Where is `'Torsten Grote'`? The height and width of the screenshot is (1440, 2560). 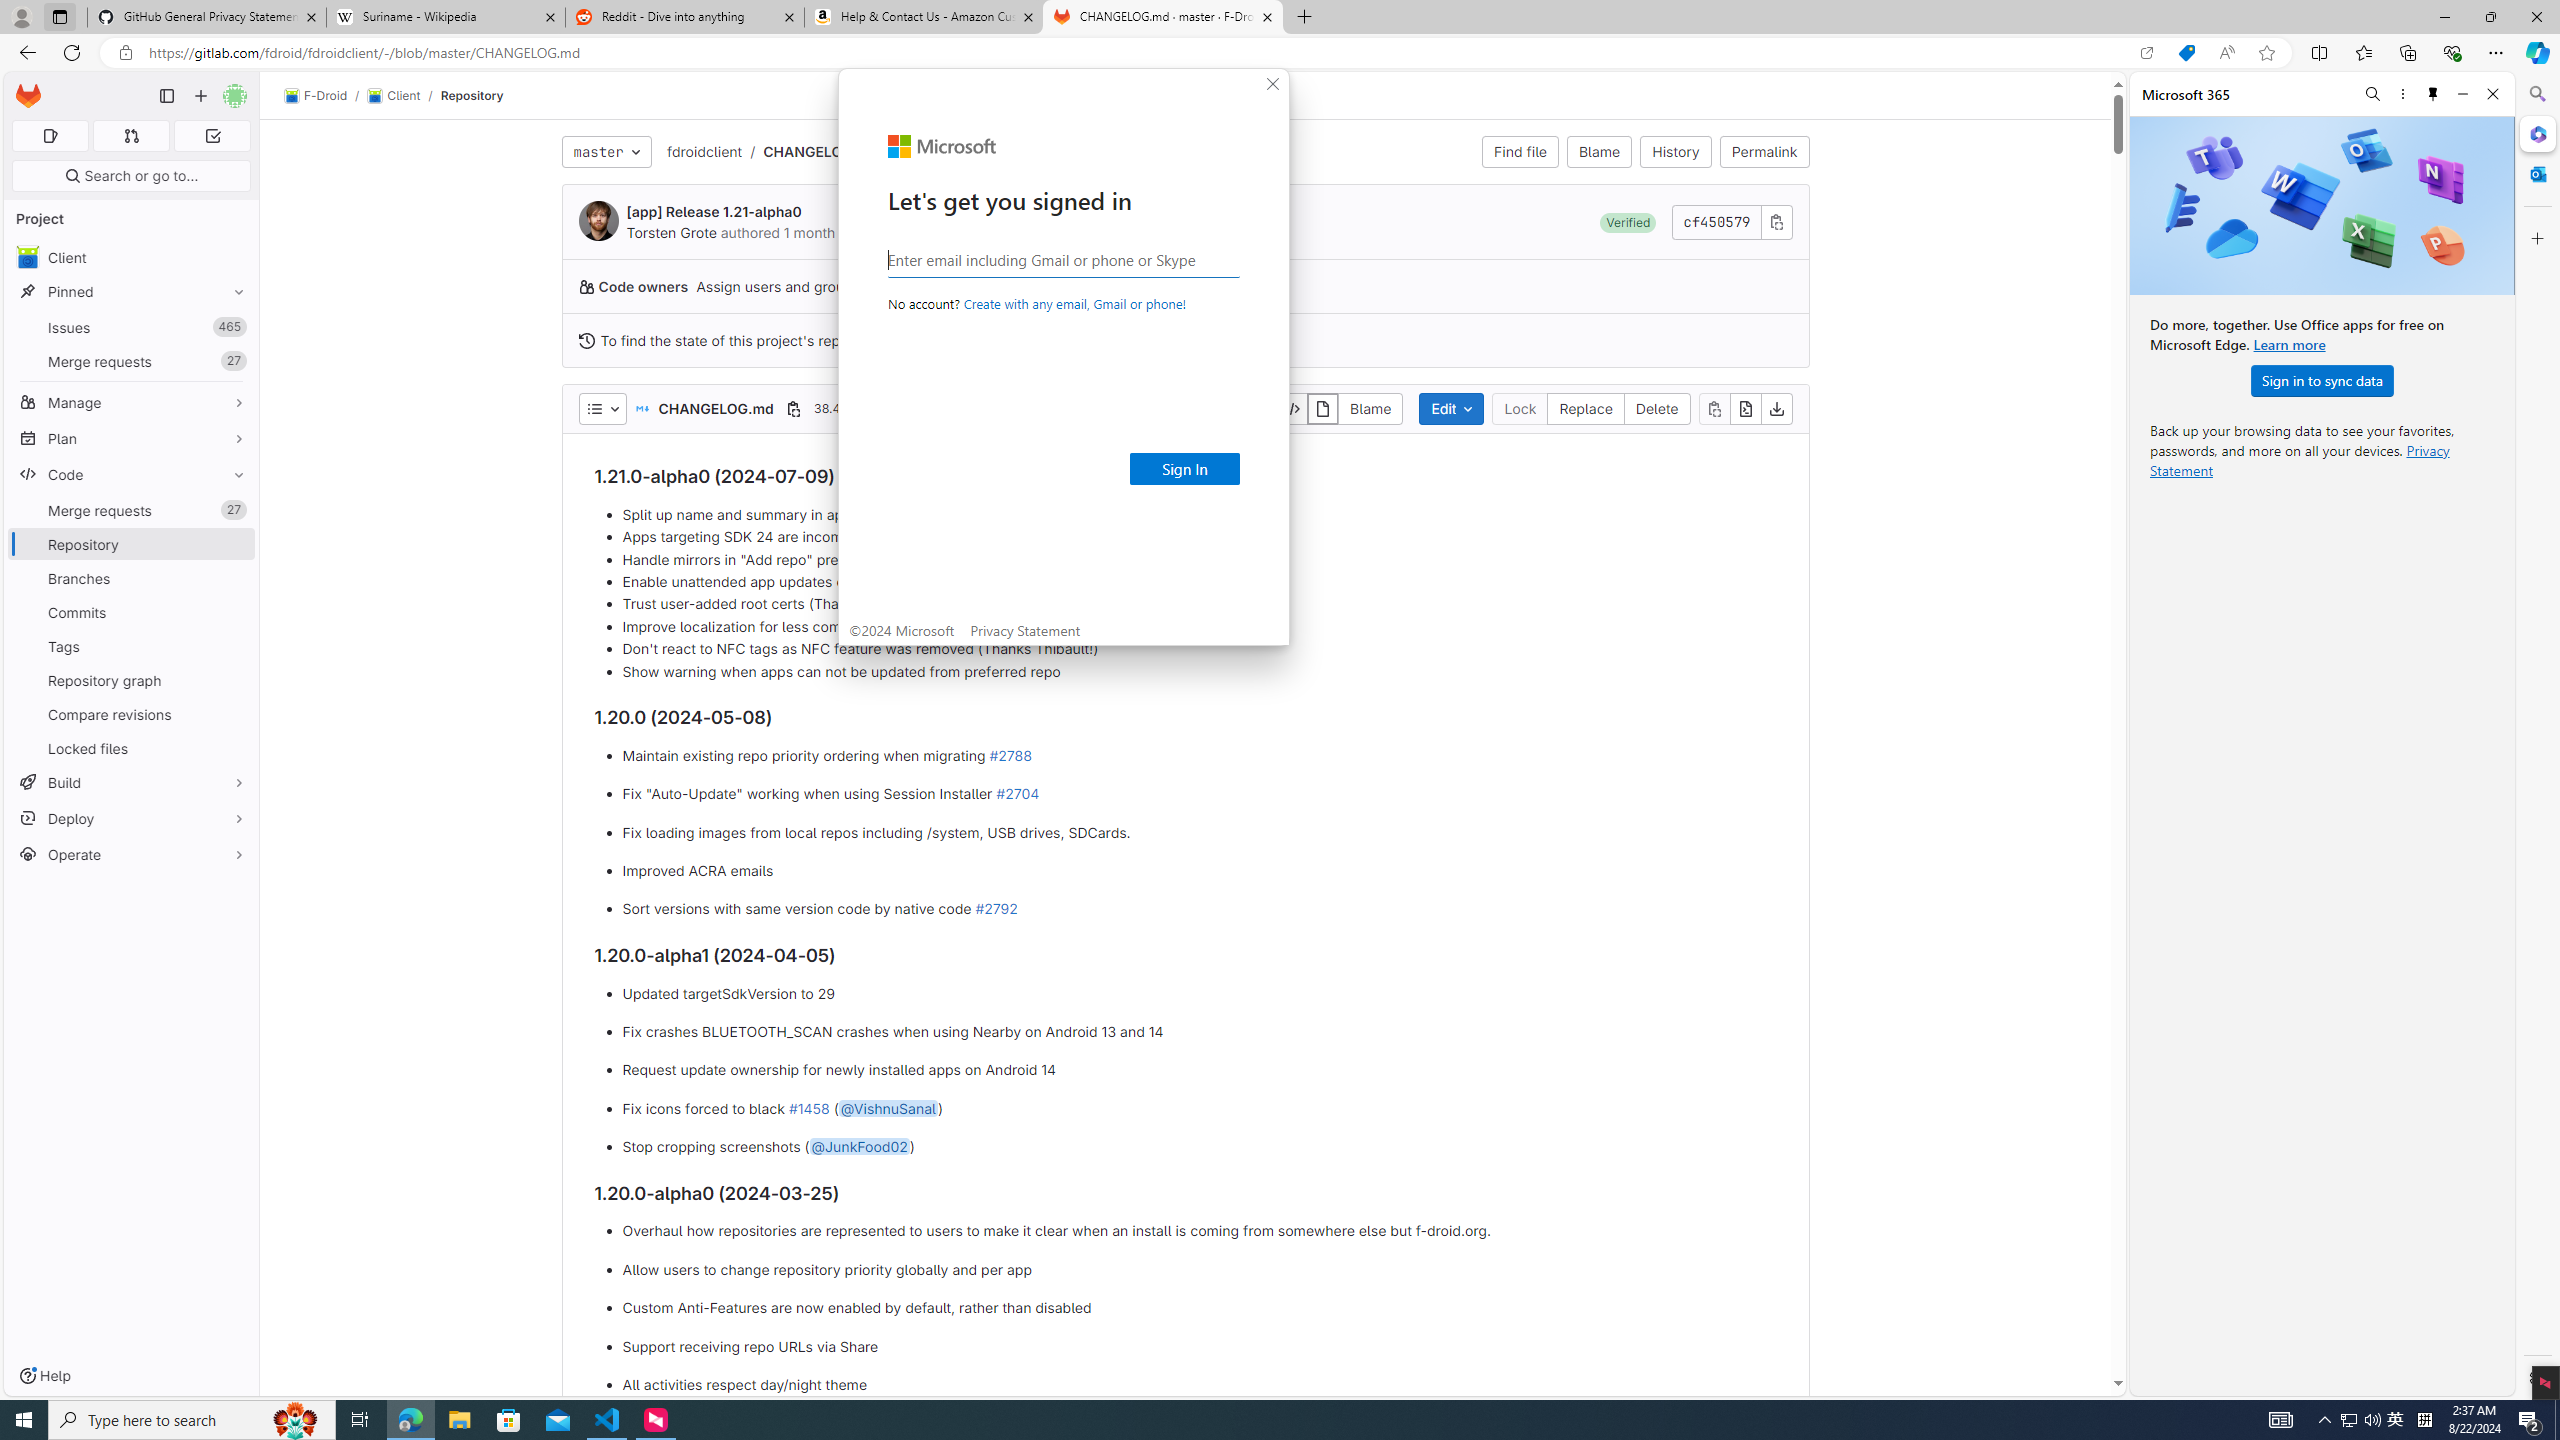
'Torsten Grote' is located at coordinates (672, 231).